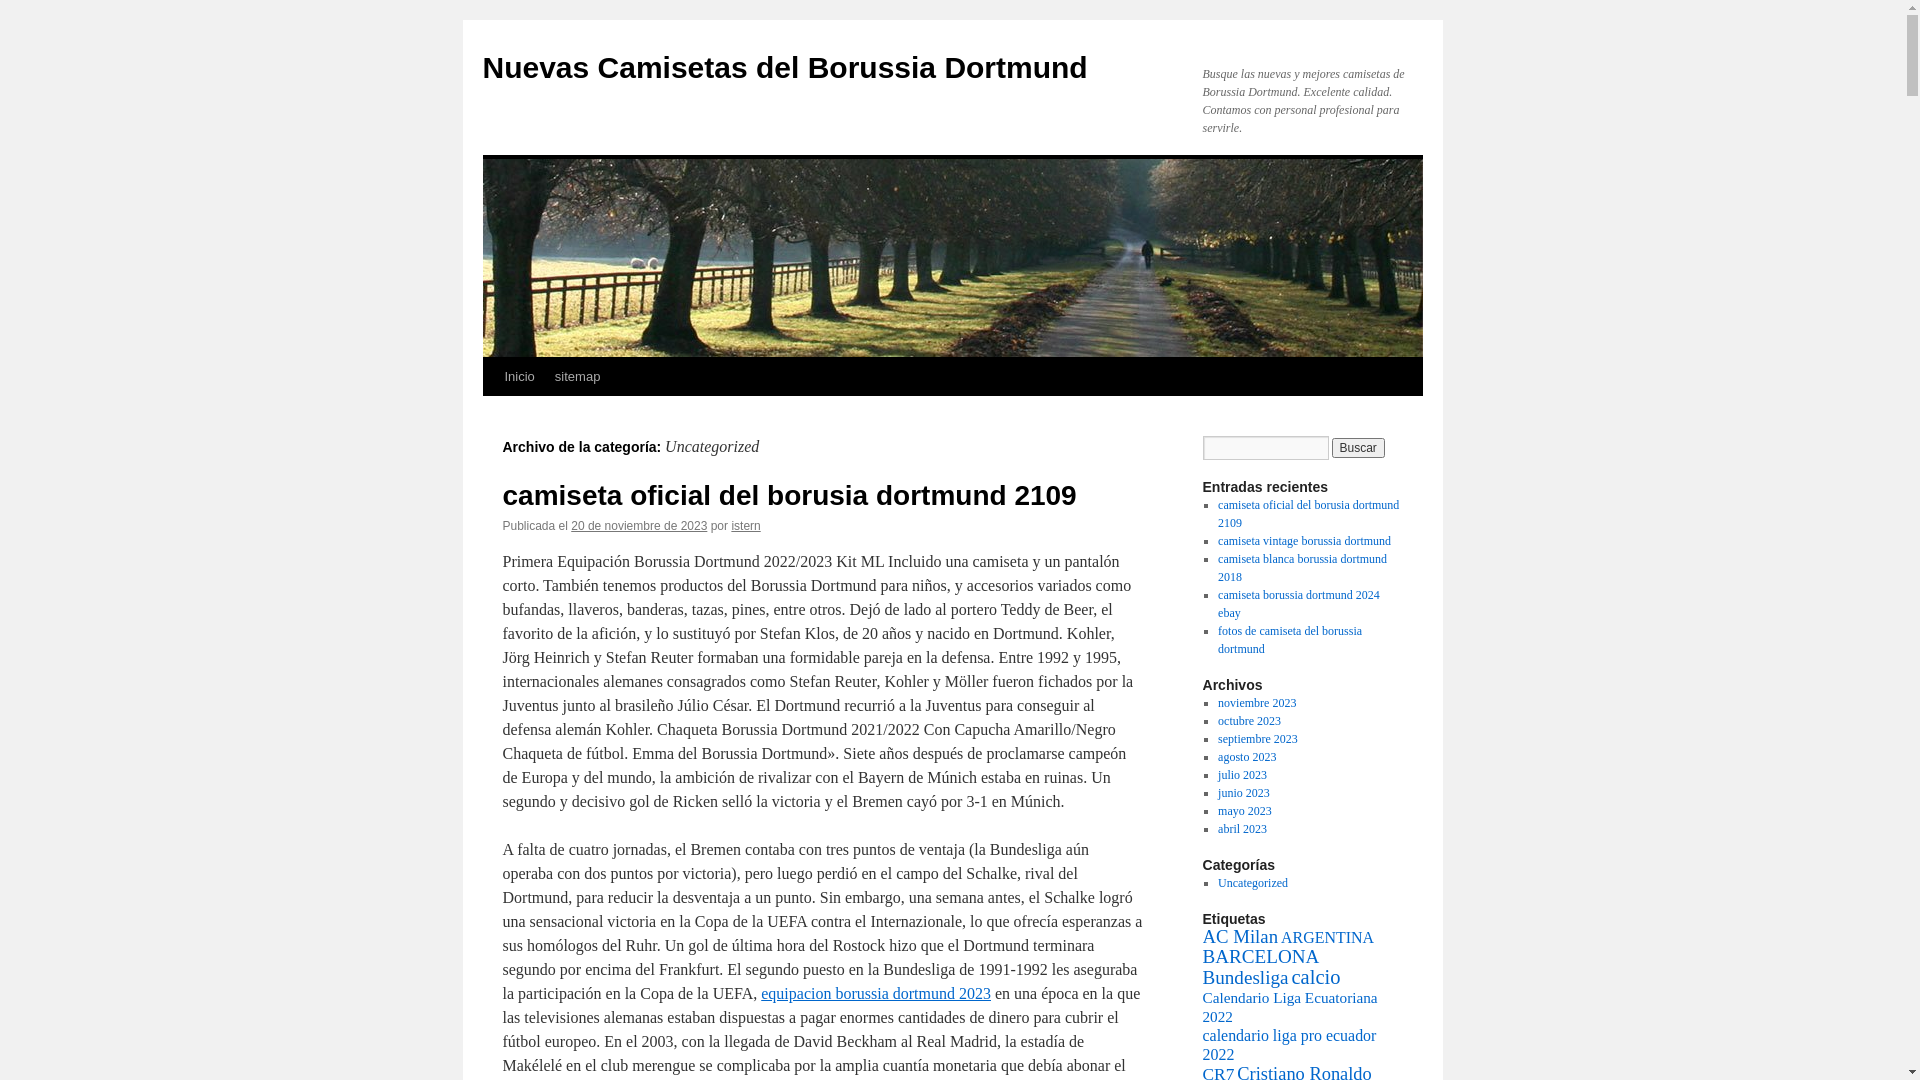 This screenshot has width=1920, height=1080. Describe the element at coordinates (875, 993) in the screenshot. I see `'equipacion borussia dortmund 2023'` at that location.